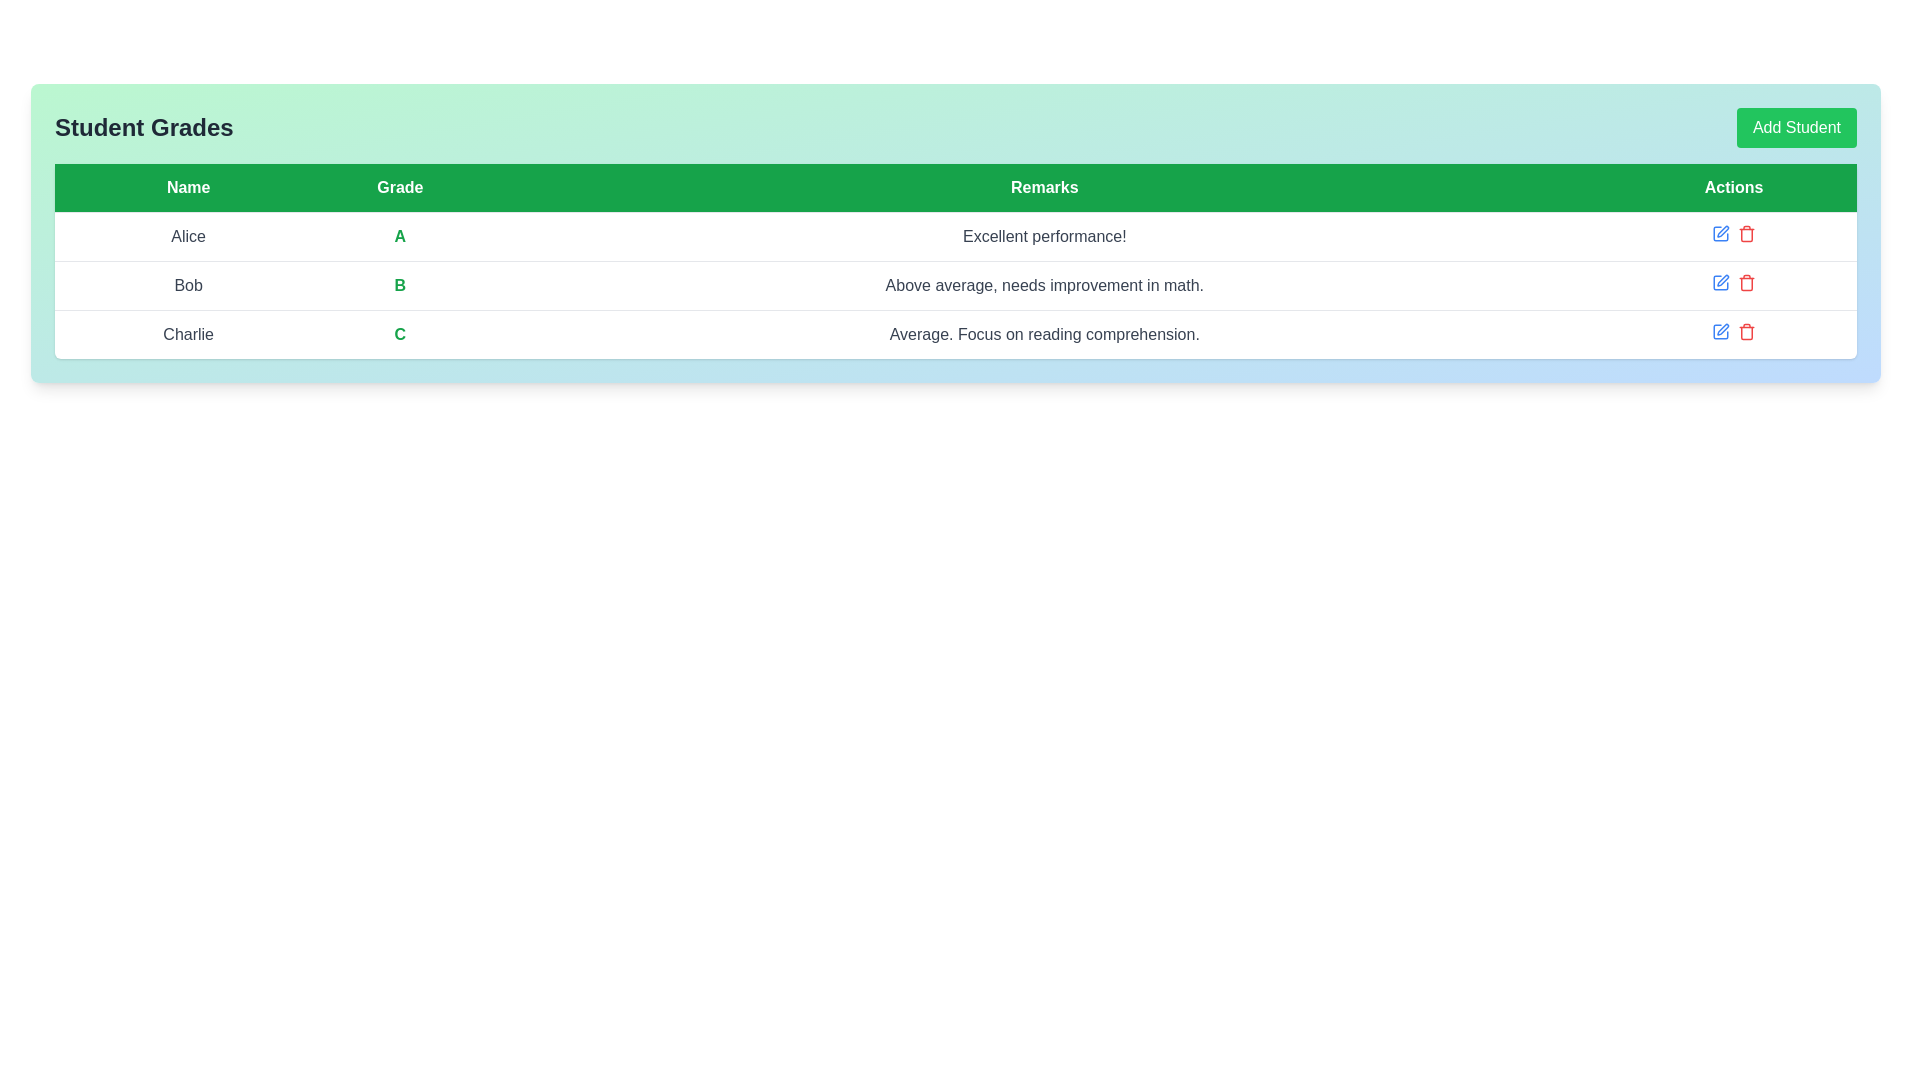 This screenshot has height=1080, width=1920. What do you see at coordinates (400, 235) in the screenshot?
I see `the bold green 'A' character in the 'Grade' column for the student named 'Alice' in the first row of the Student Grades table` at bounding box center [400, 235].